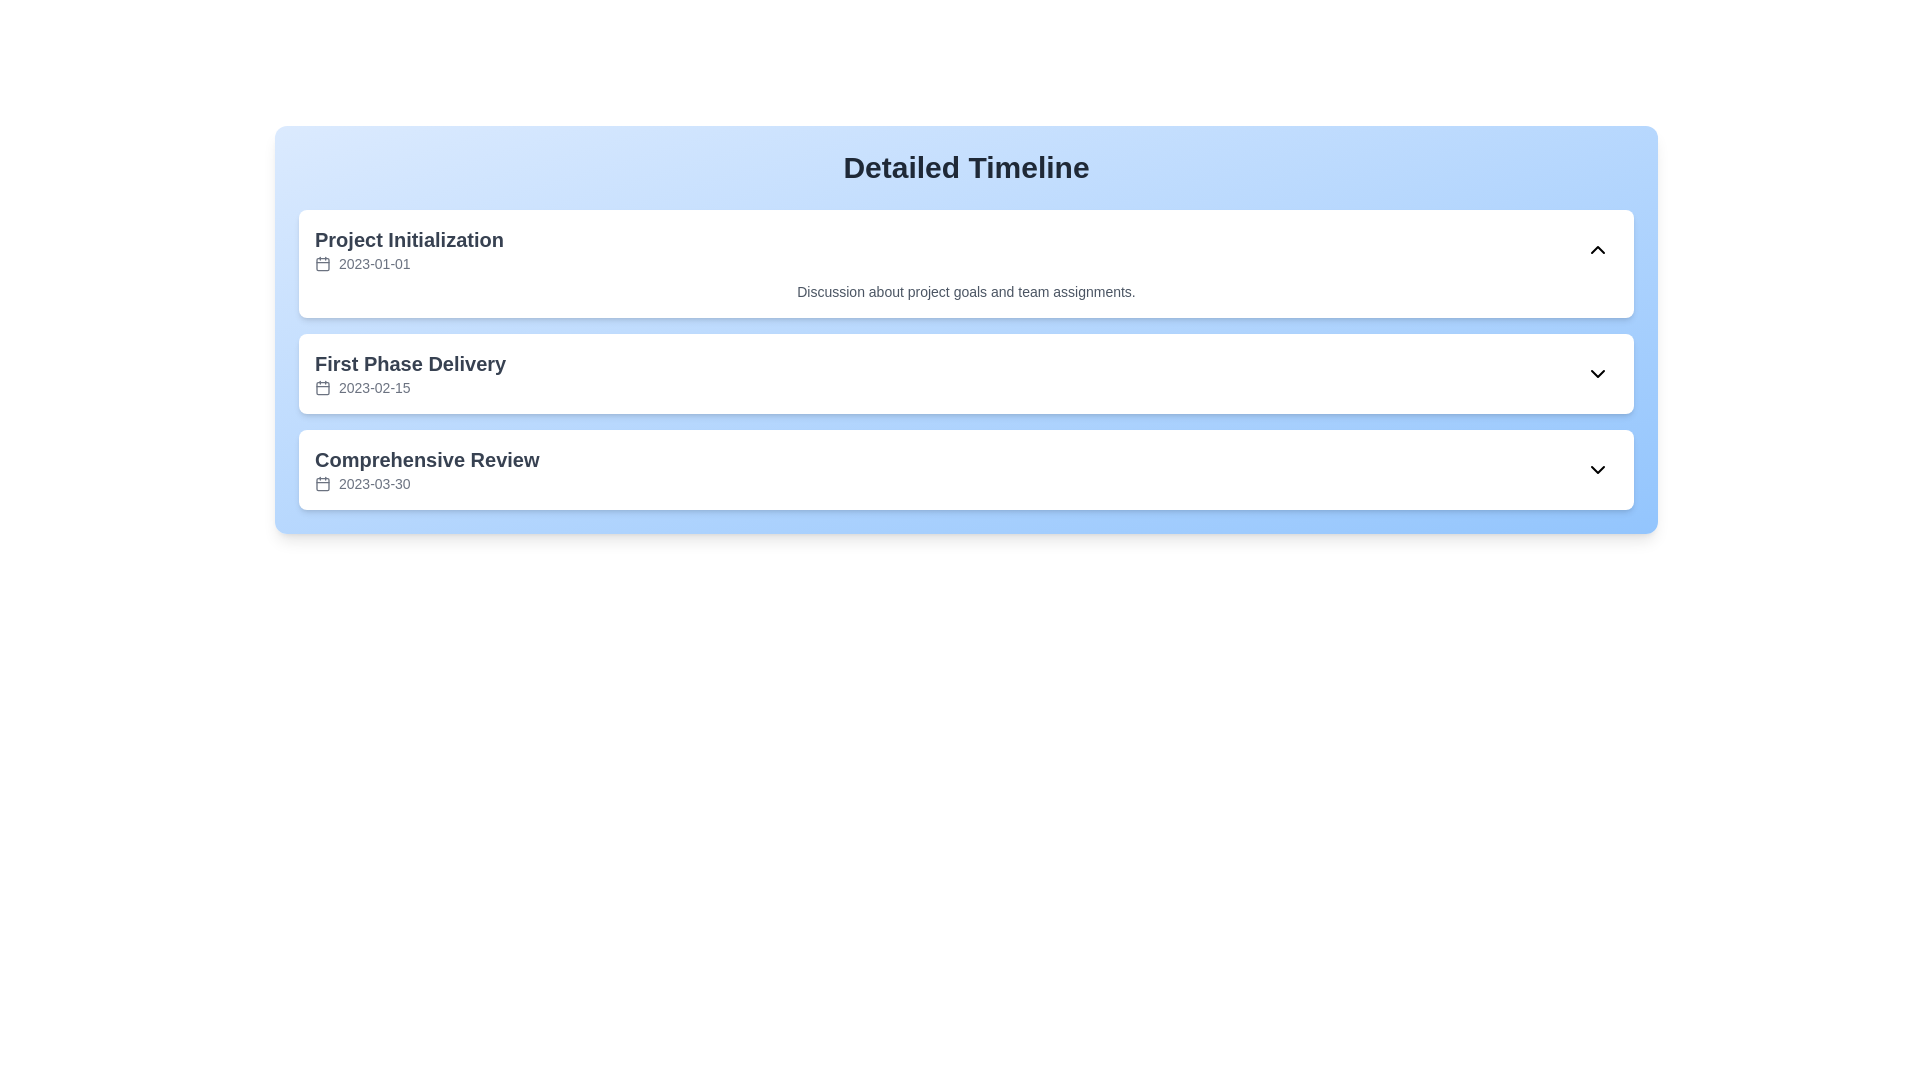  I want to click on the timeline entry element that serves as a clickable summary for events, located at the top of the vertically stacked group of items, so click(408, 249).